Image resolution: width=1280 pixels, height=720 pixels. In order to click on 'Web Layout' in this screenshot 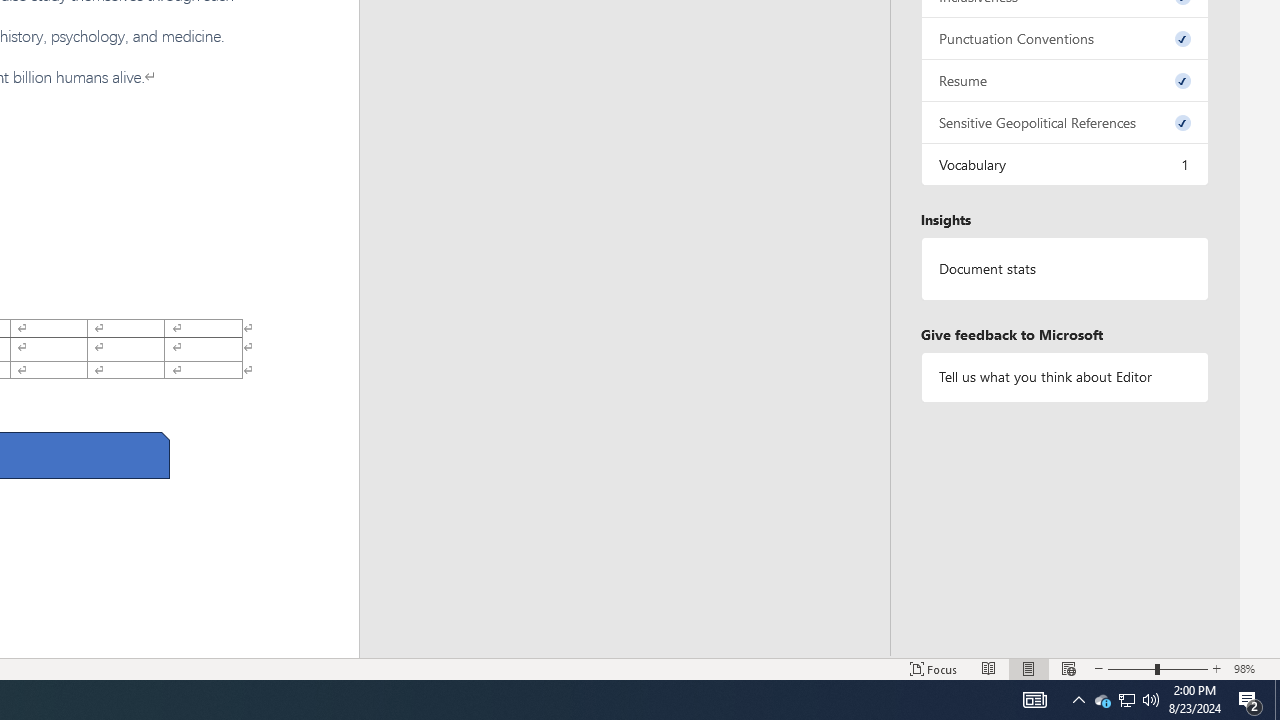, I will do `click(1068, 669)`.